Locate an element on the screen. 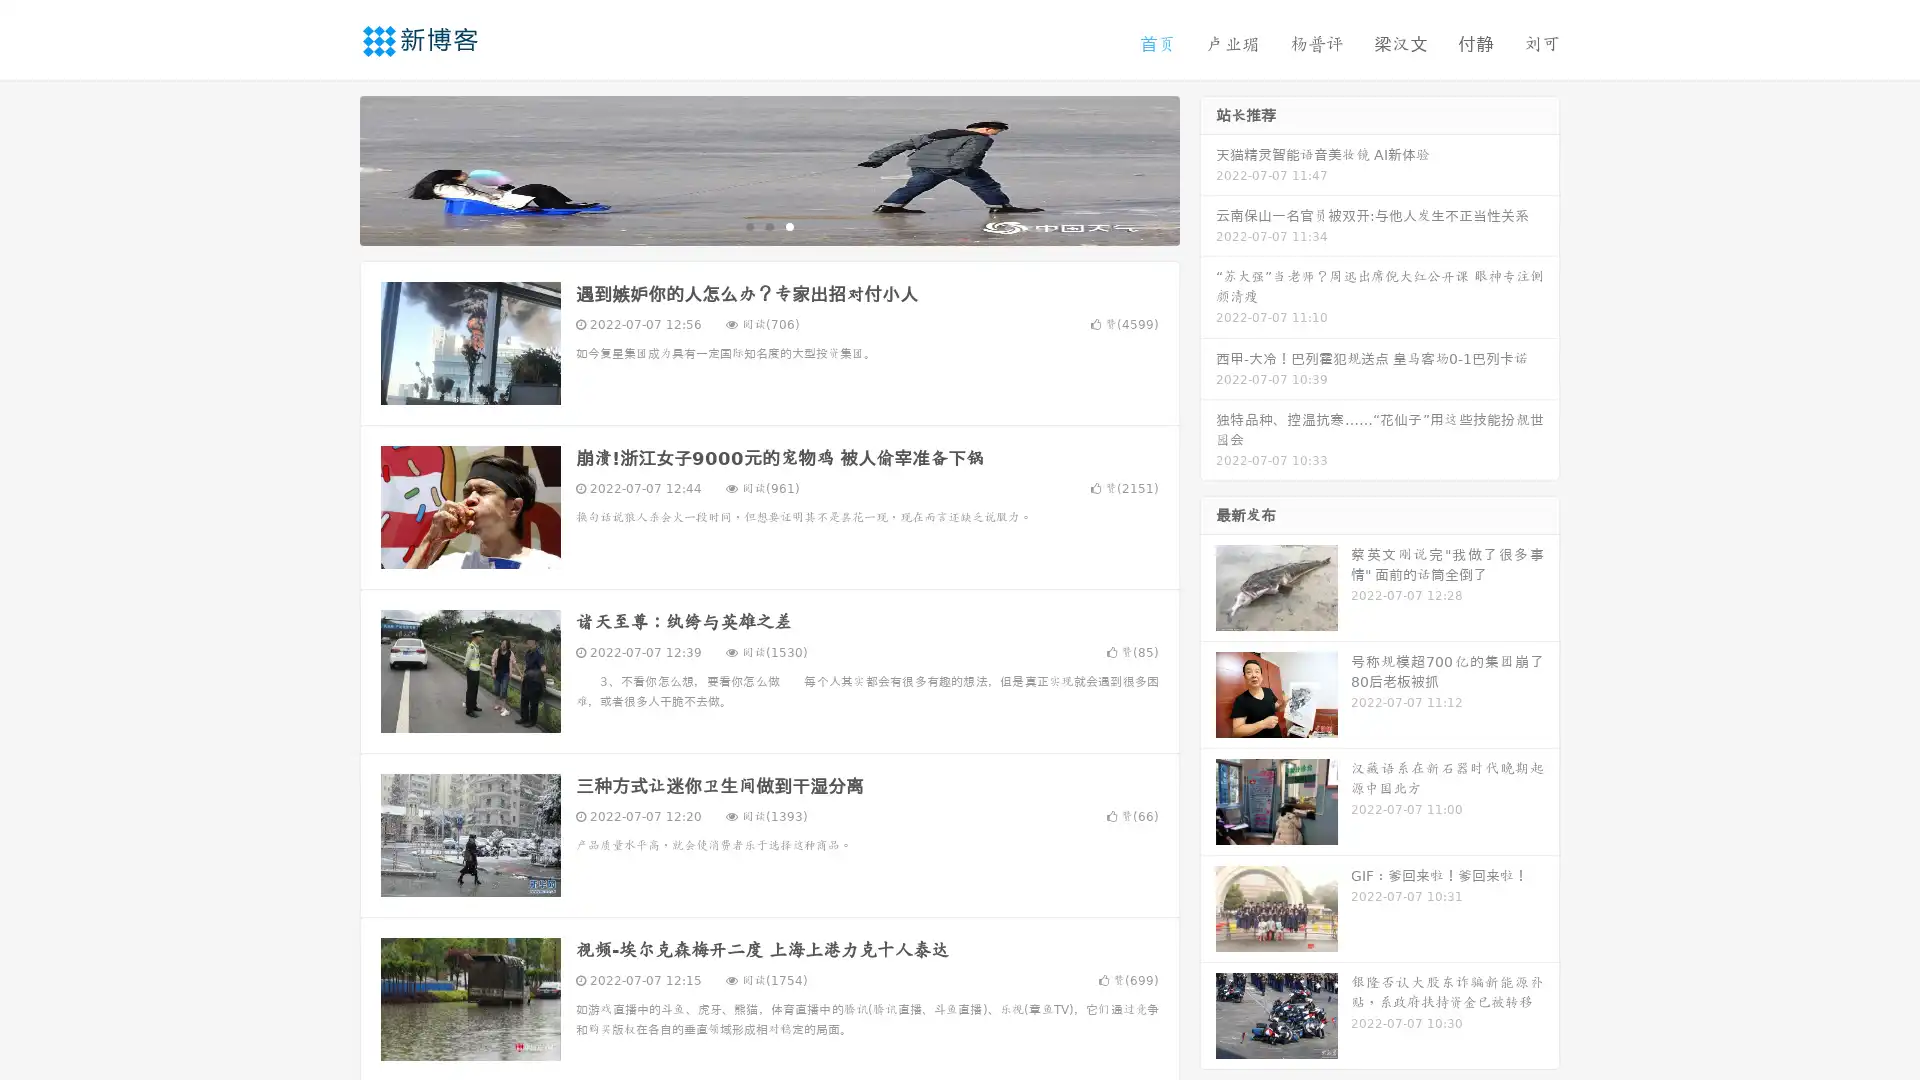  Next slide is located at coordinates (1208, 168).